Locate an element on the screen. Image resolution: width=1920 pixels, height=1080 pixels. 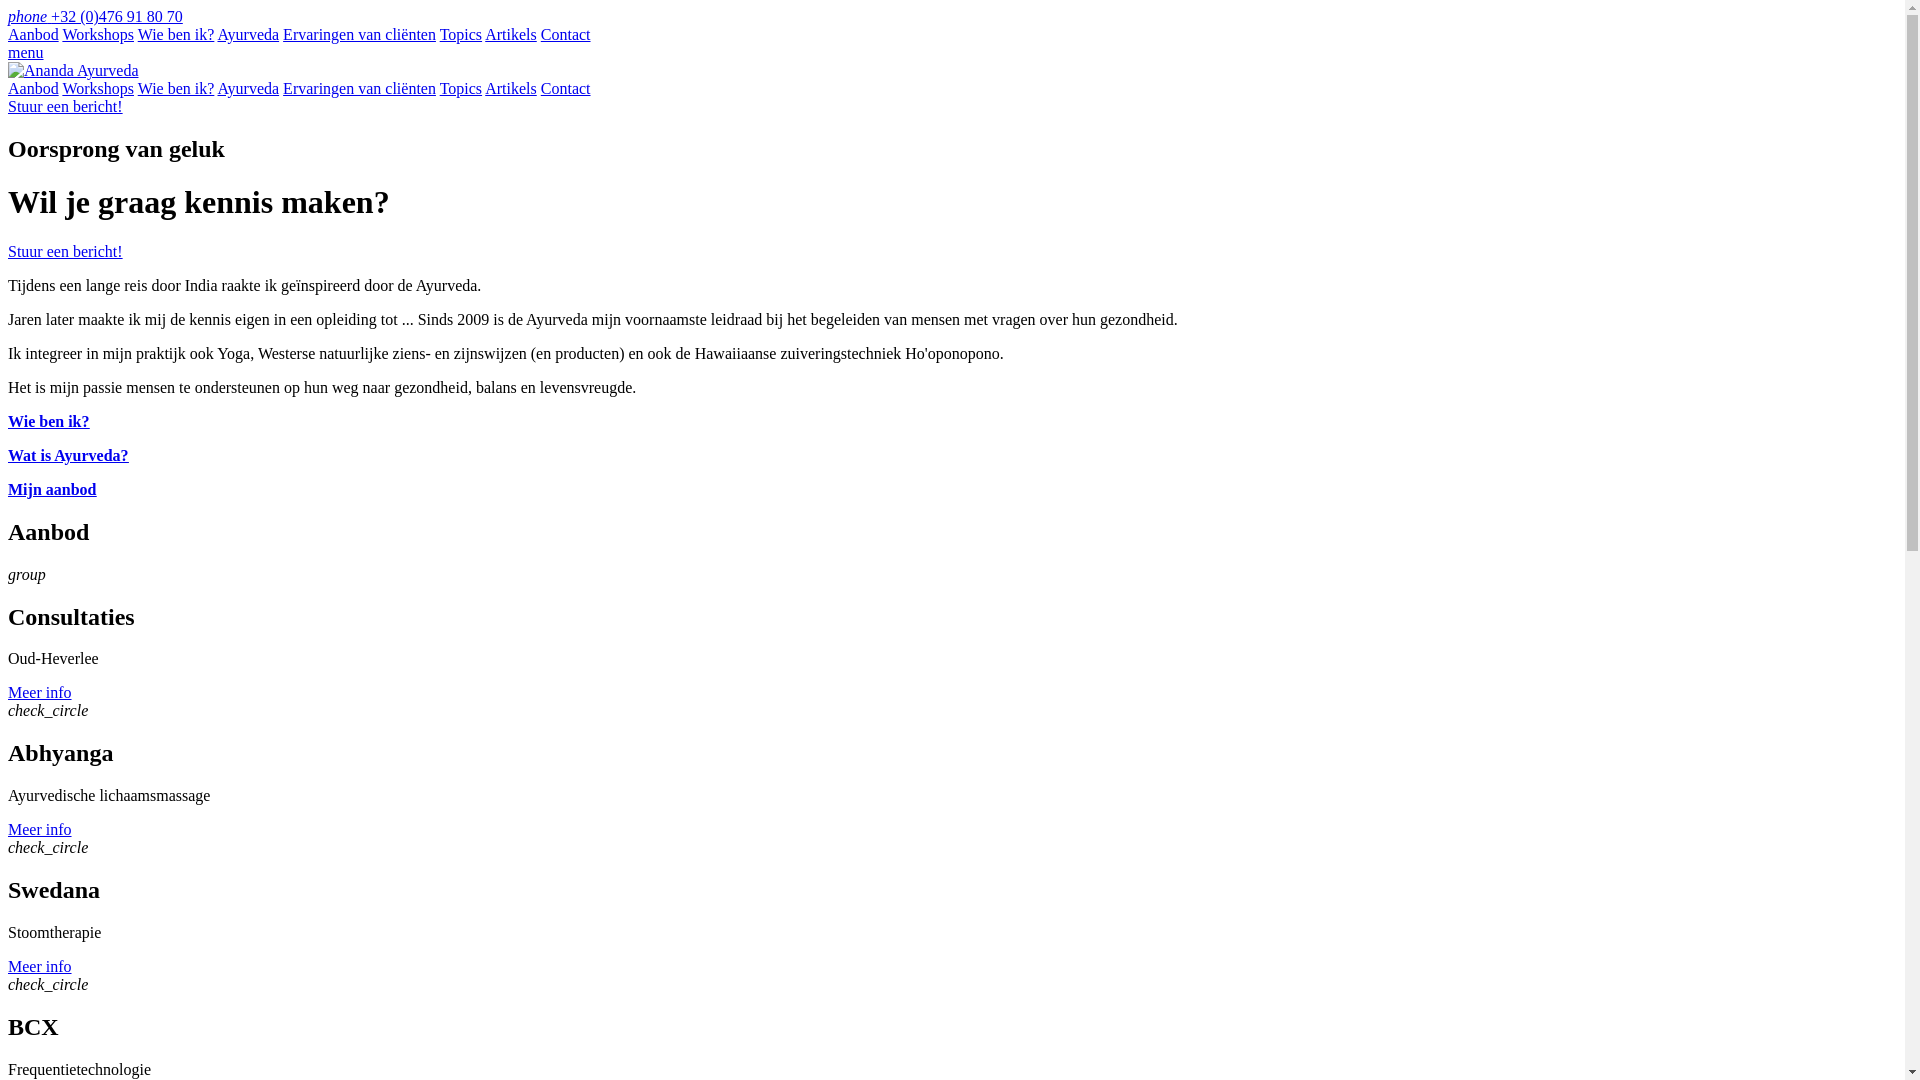
'Ayurveda' is located at coordinates (216, 87).